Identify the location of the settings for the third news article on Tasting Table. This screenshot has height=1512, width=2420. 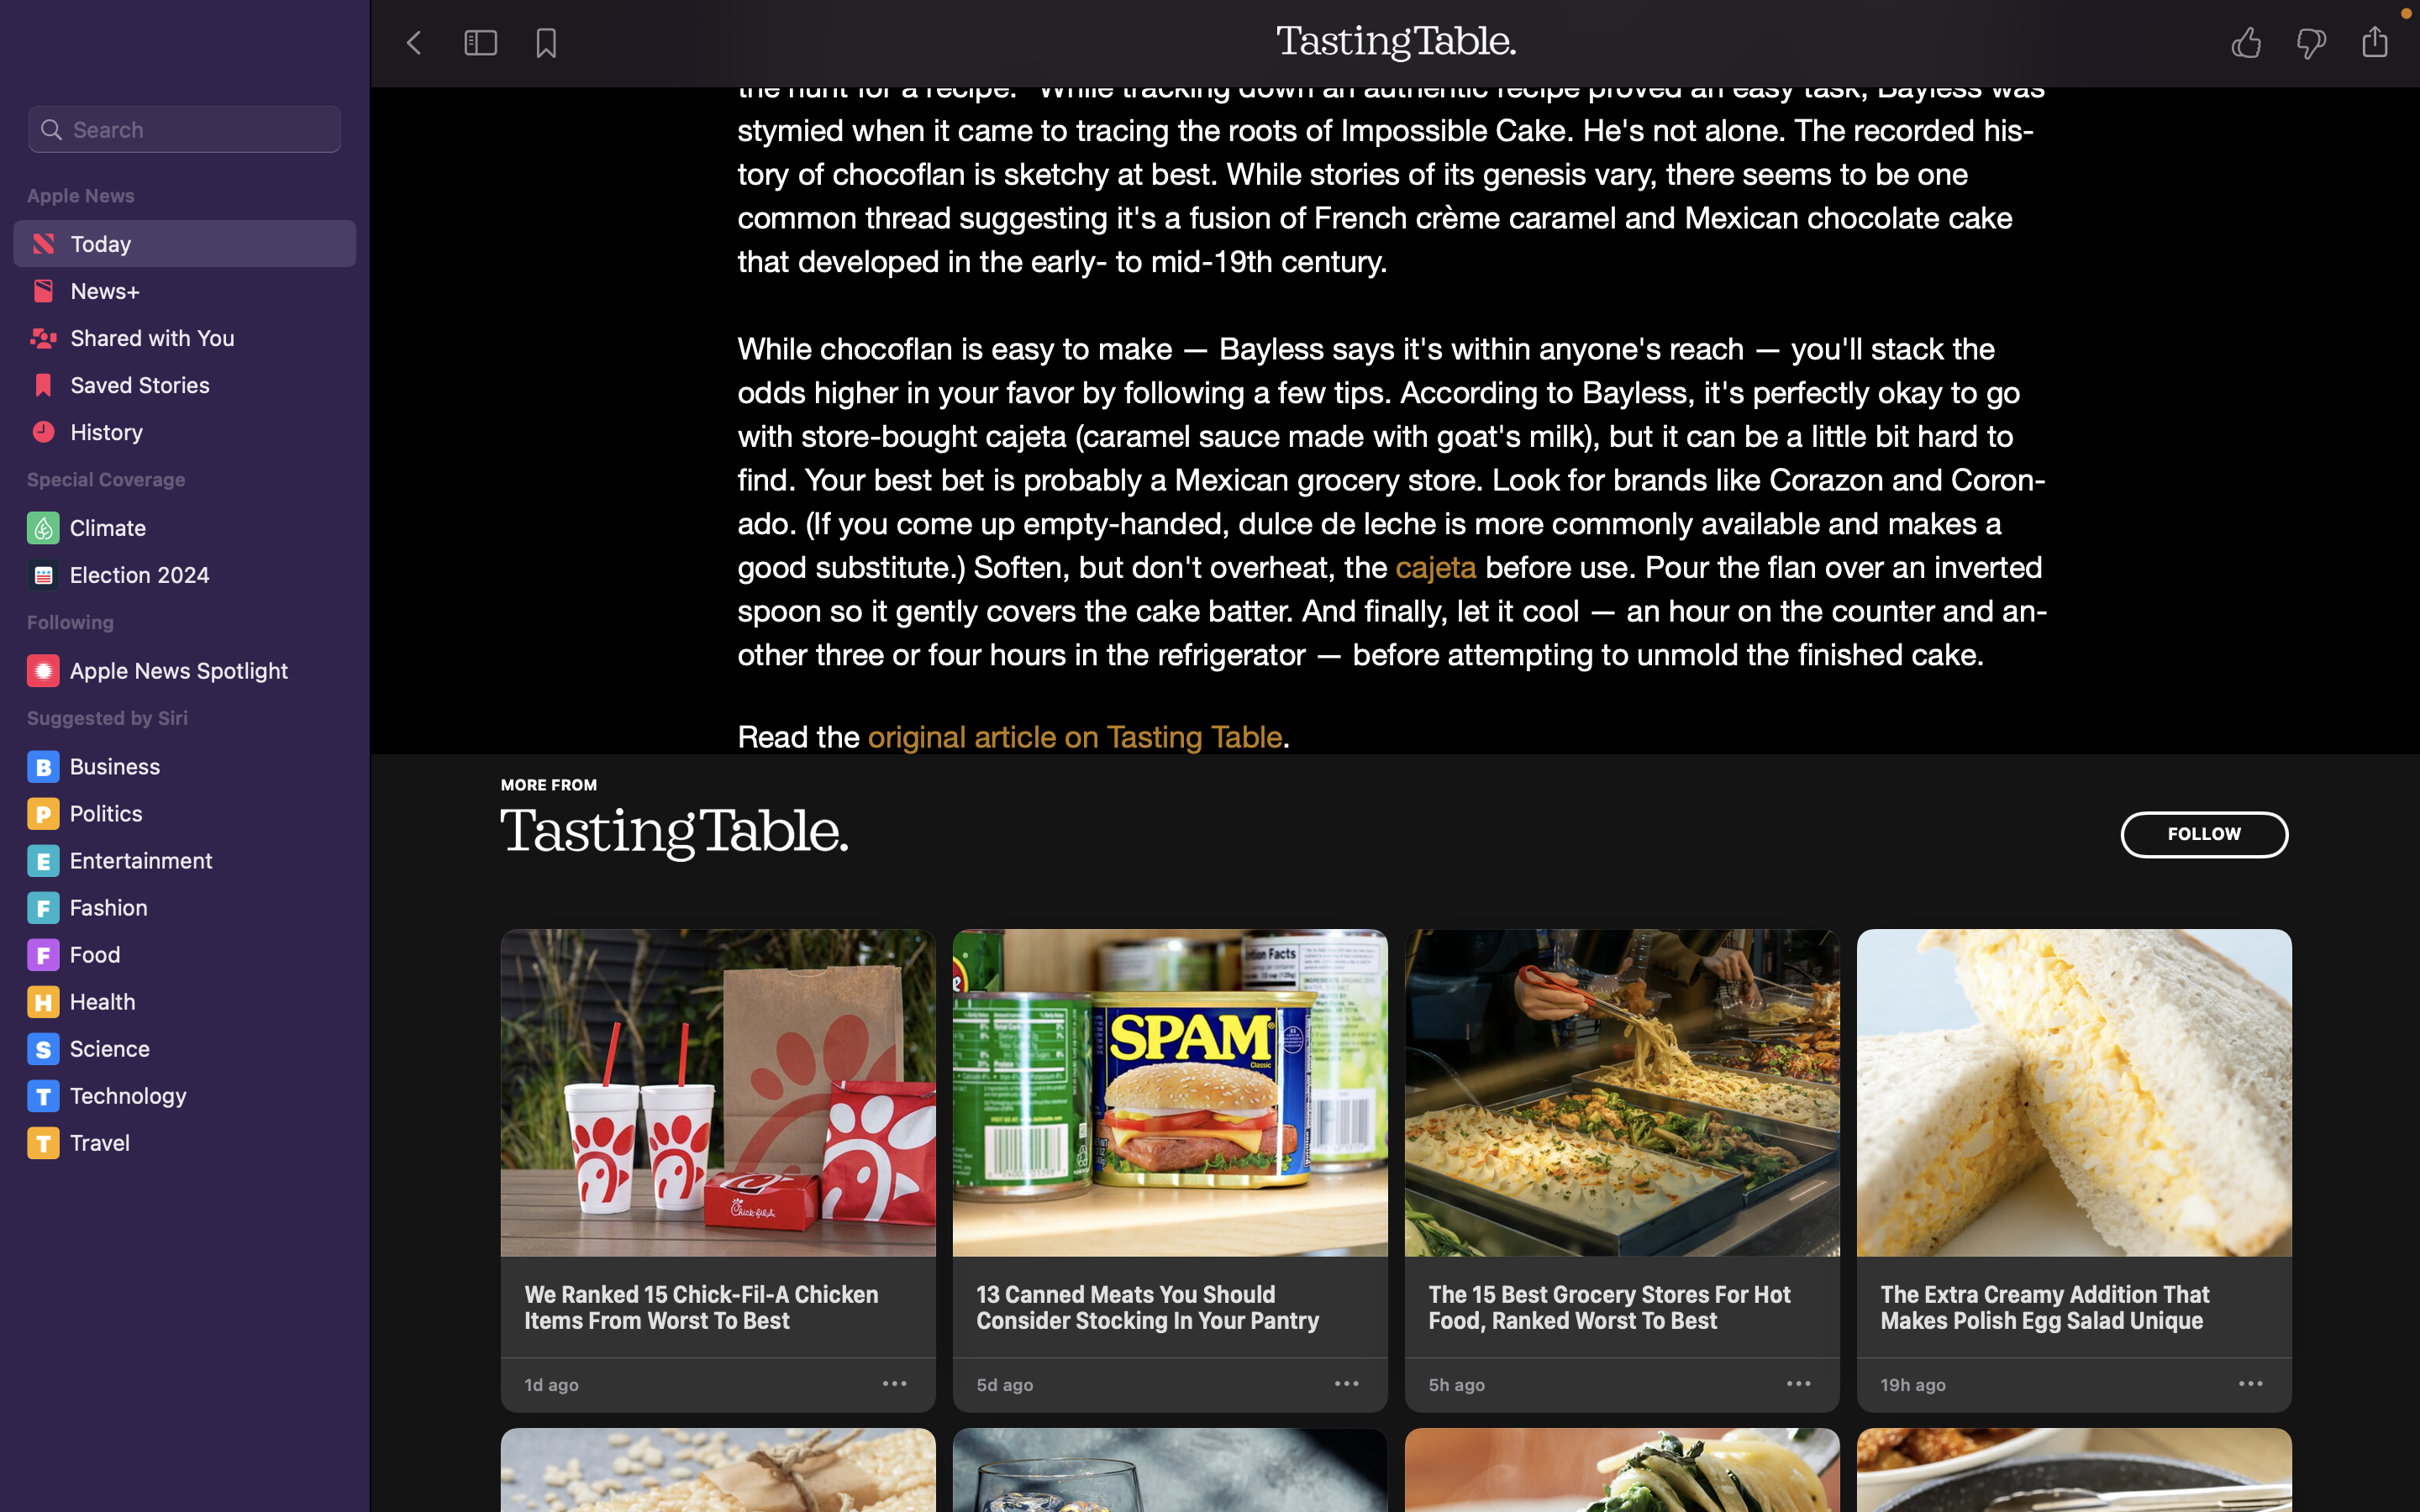
(1797, 1384).